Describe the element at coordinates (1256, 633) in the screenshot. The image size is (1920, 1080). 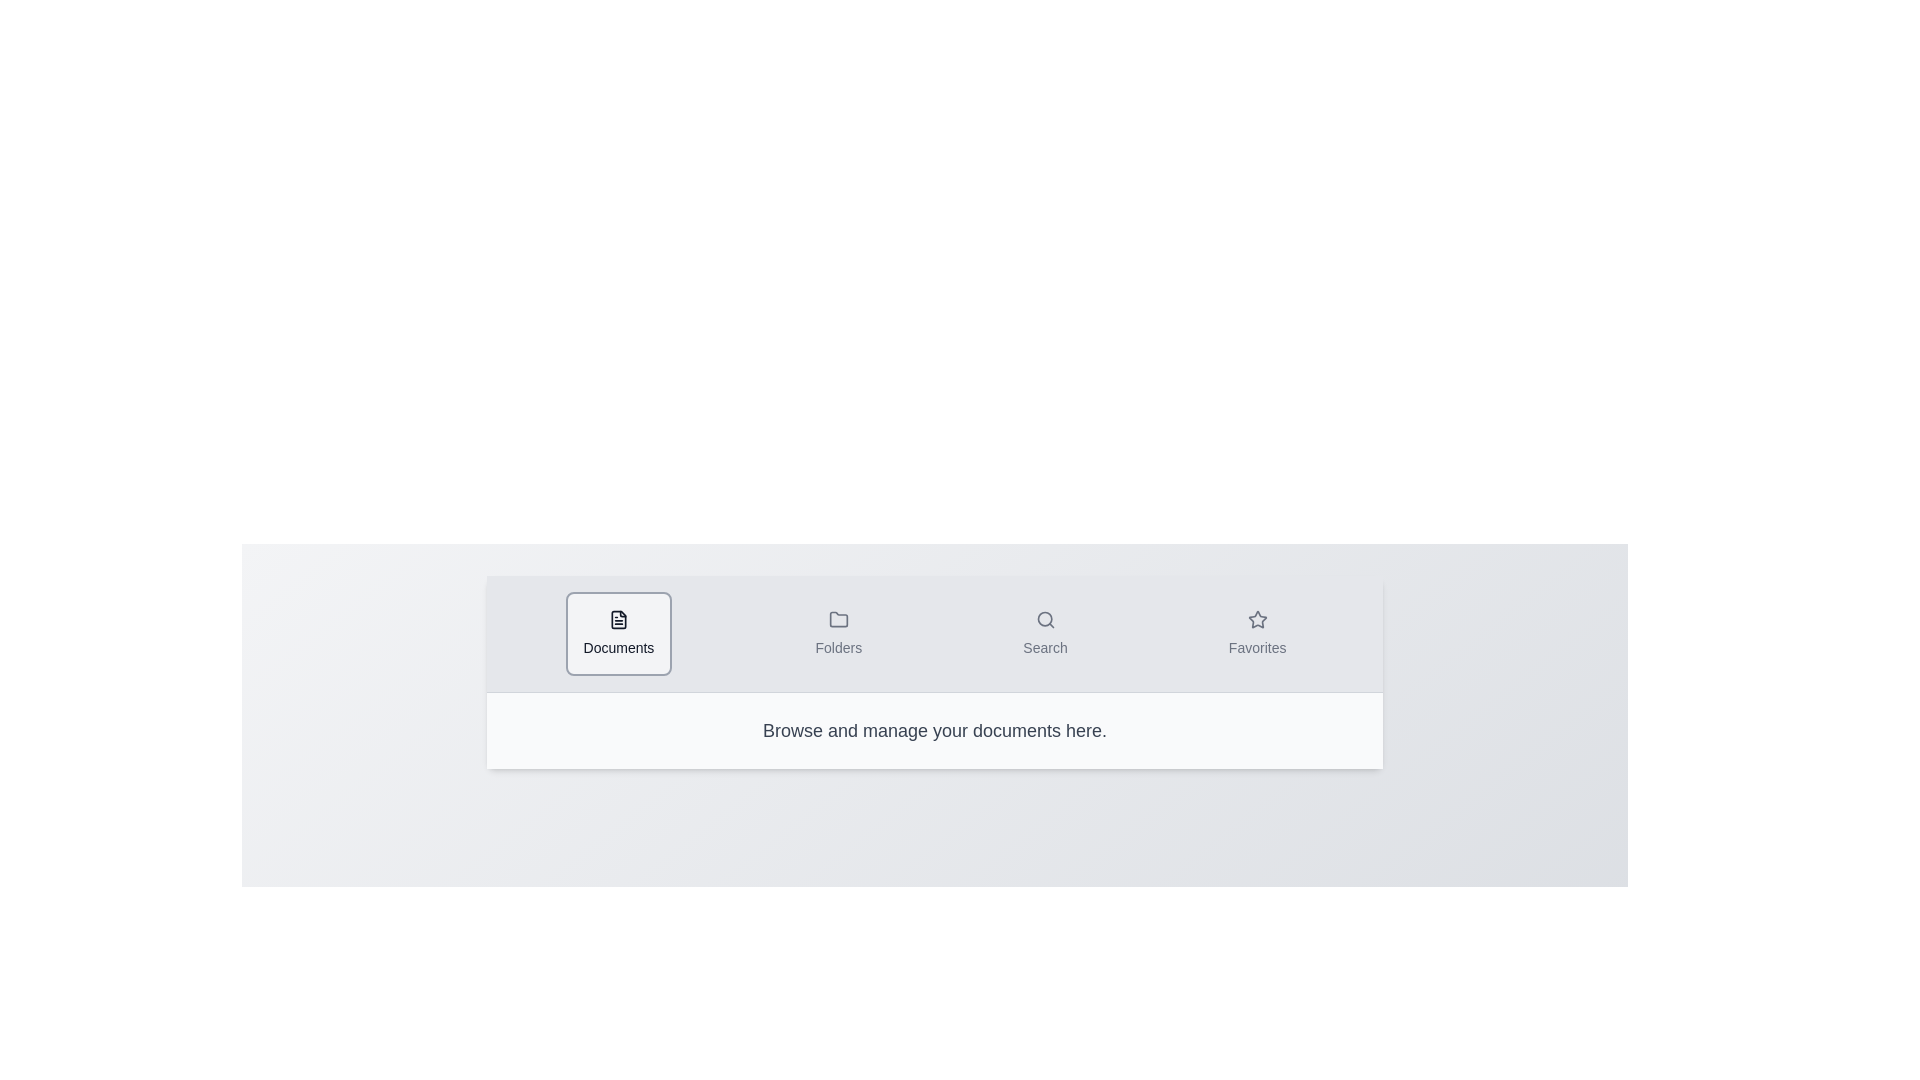
I see `the tab labeled Favorites` at that location.